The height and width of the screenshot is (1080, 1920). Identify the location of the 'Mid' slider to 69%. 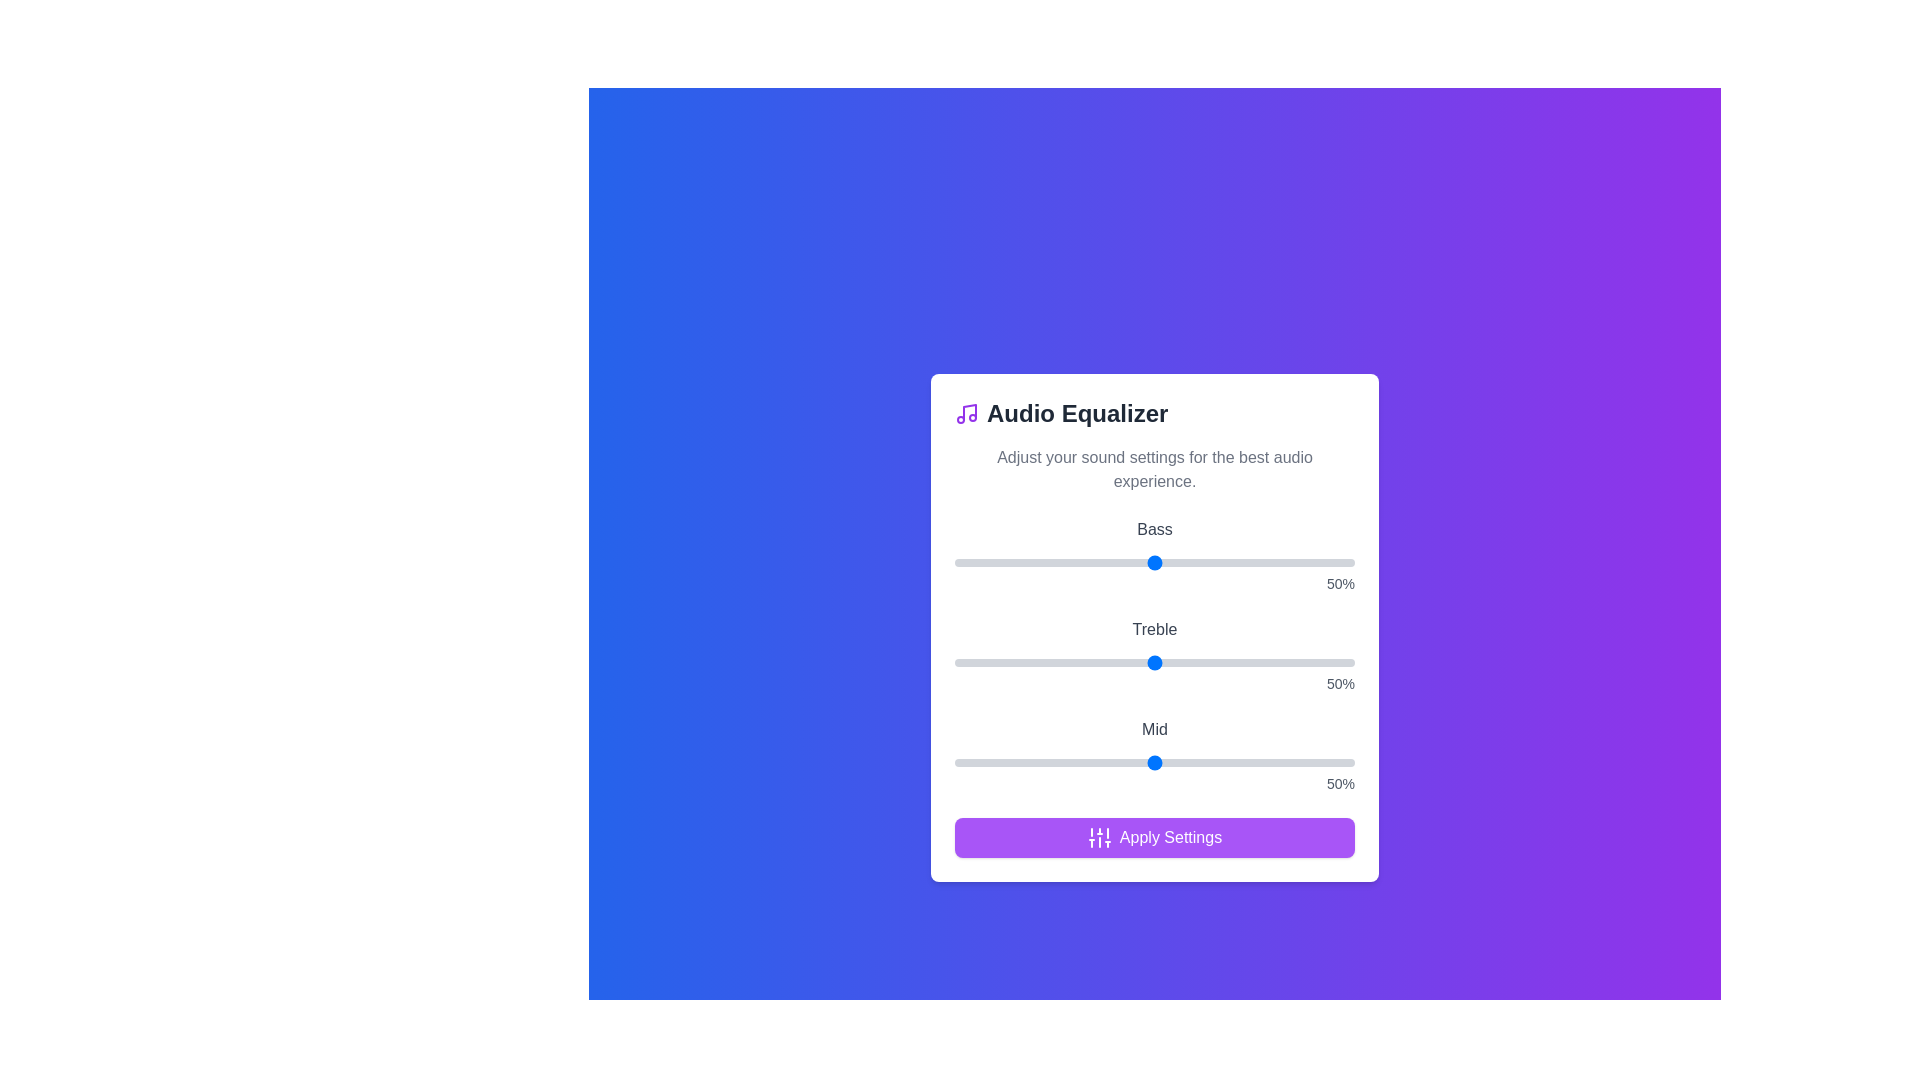
(1229, 763).